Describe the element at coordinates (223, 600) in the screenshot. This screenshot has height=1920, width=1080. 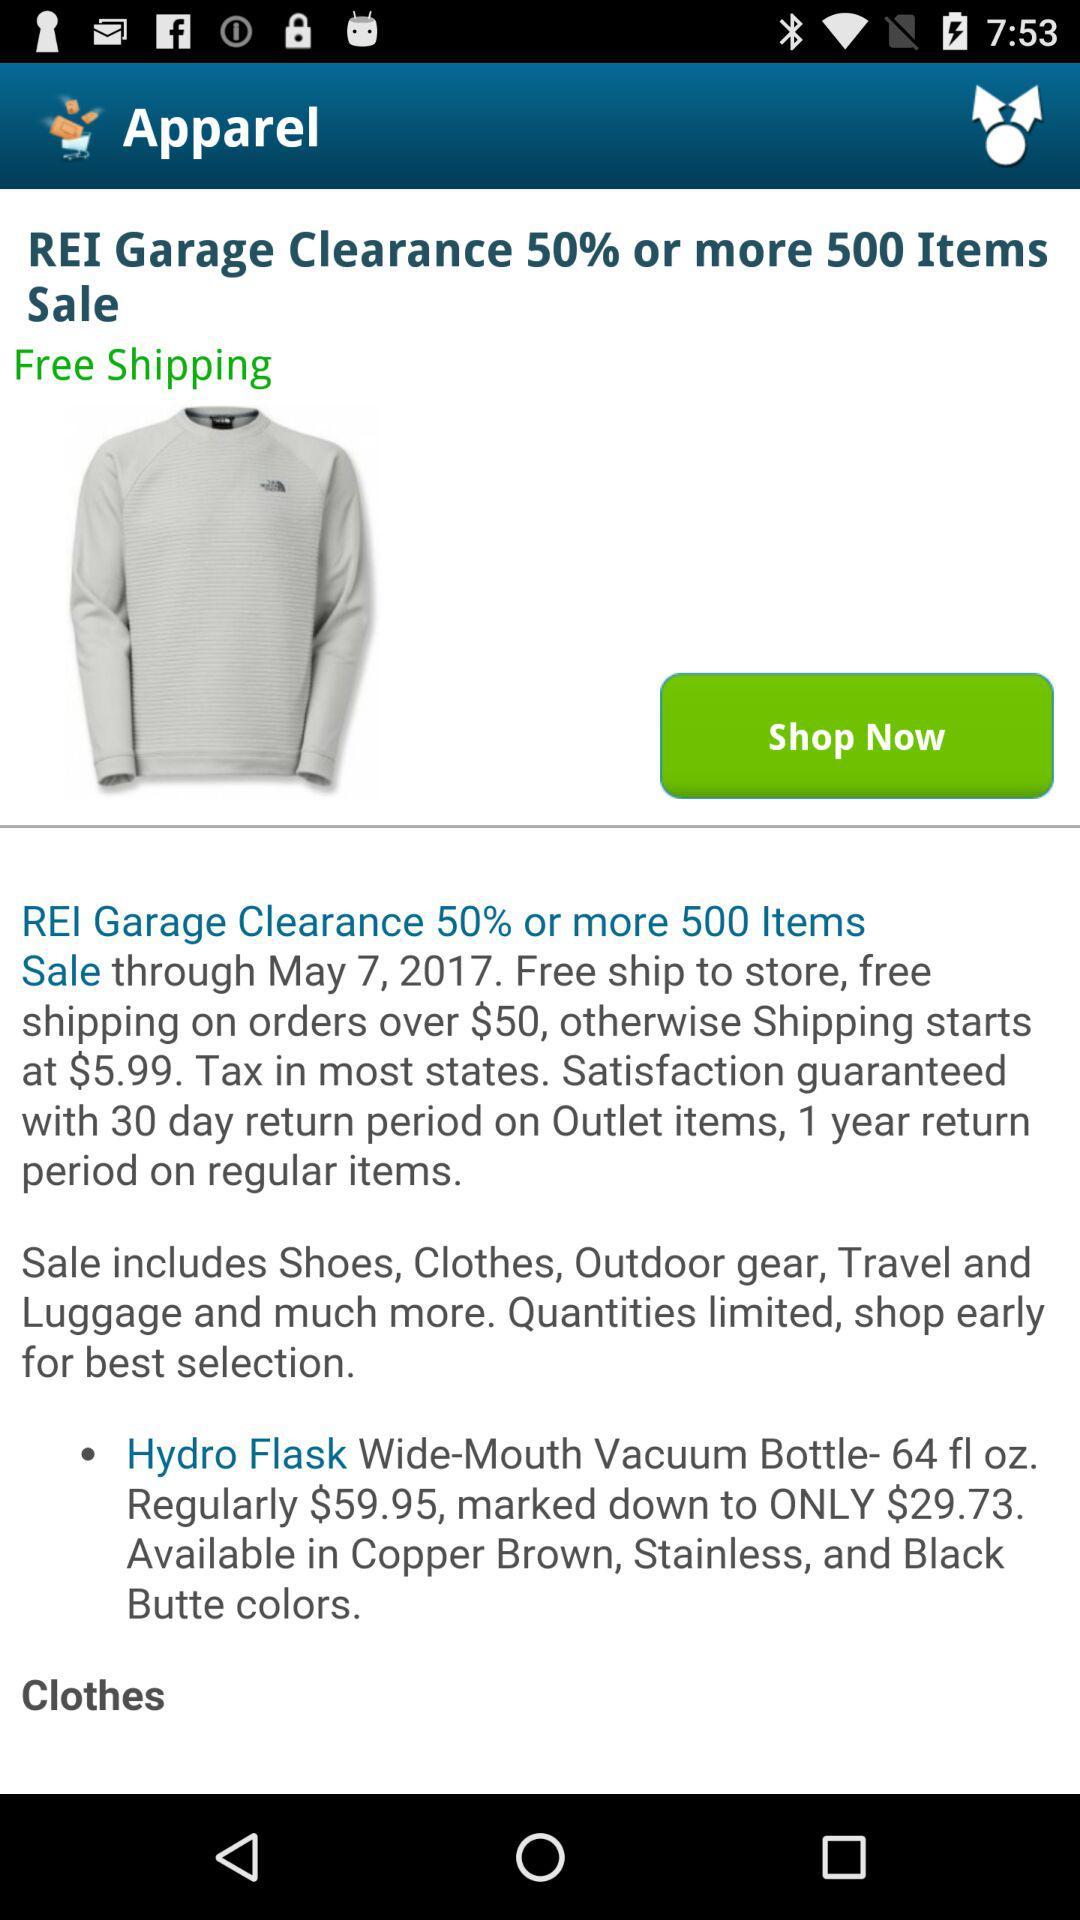
I see `a bigger picture` at that location.